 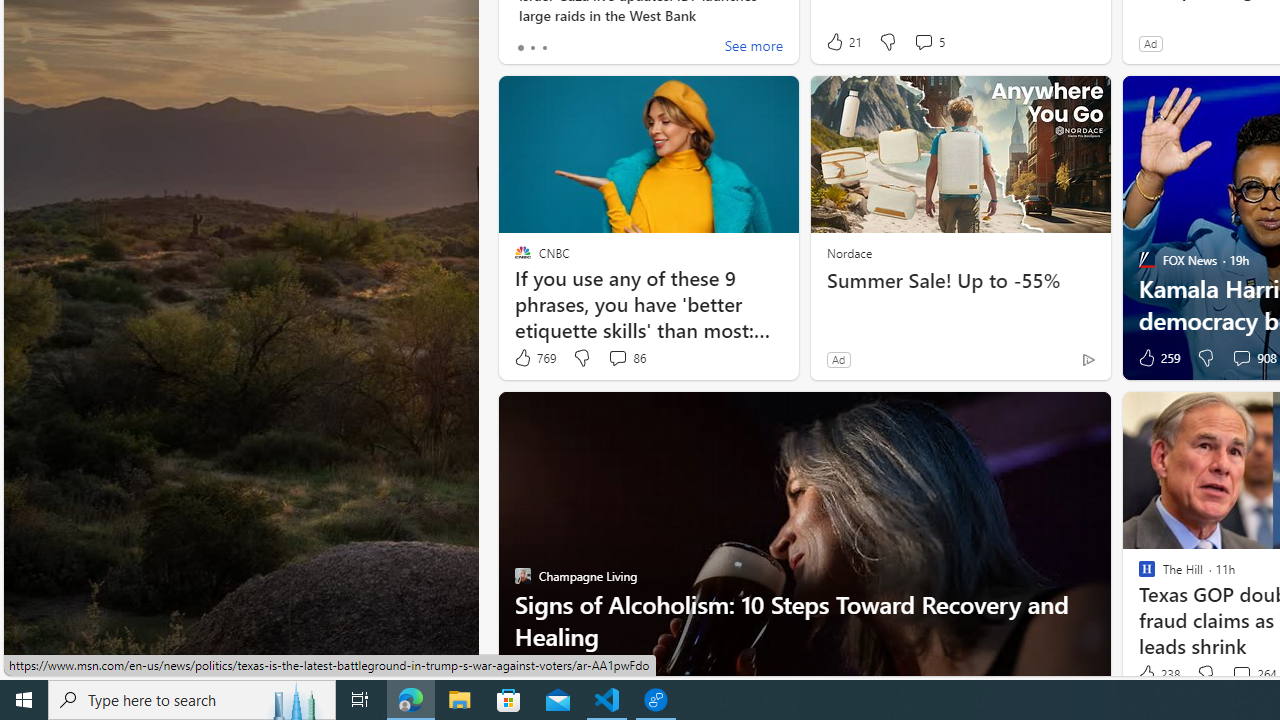 I want to click on 'tab-2', so click(x=544, y=46).